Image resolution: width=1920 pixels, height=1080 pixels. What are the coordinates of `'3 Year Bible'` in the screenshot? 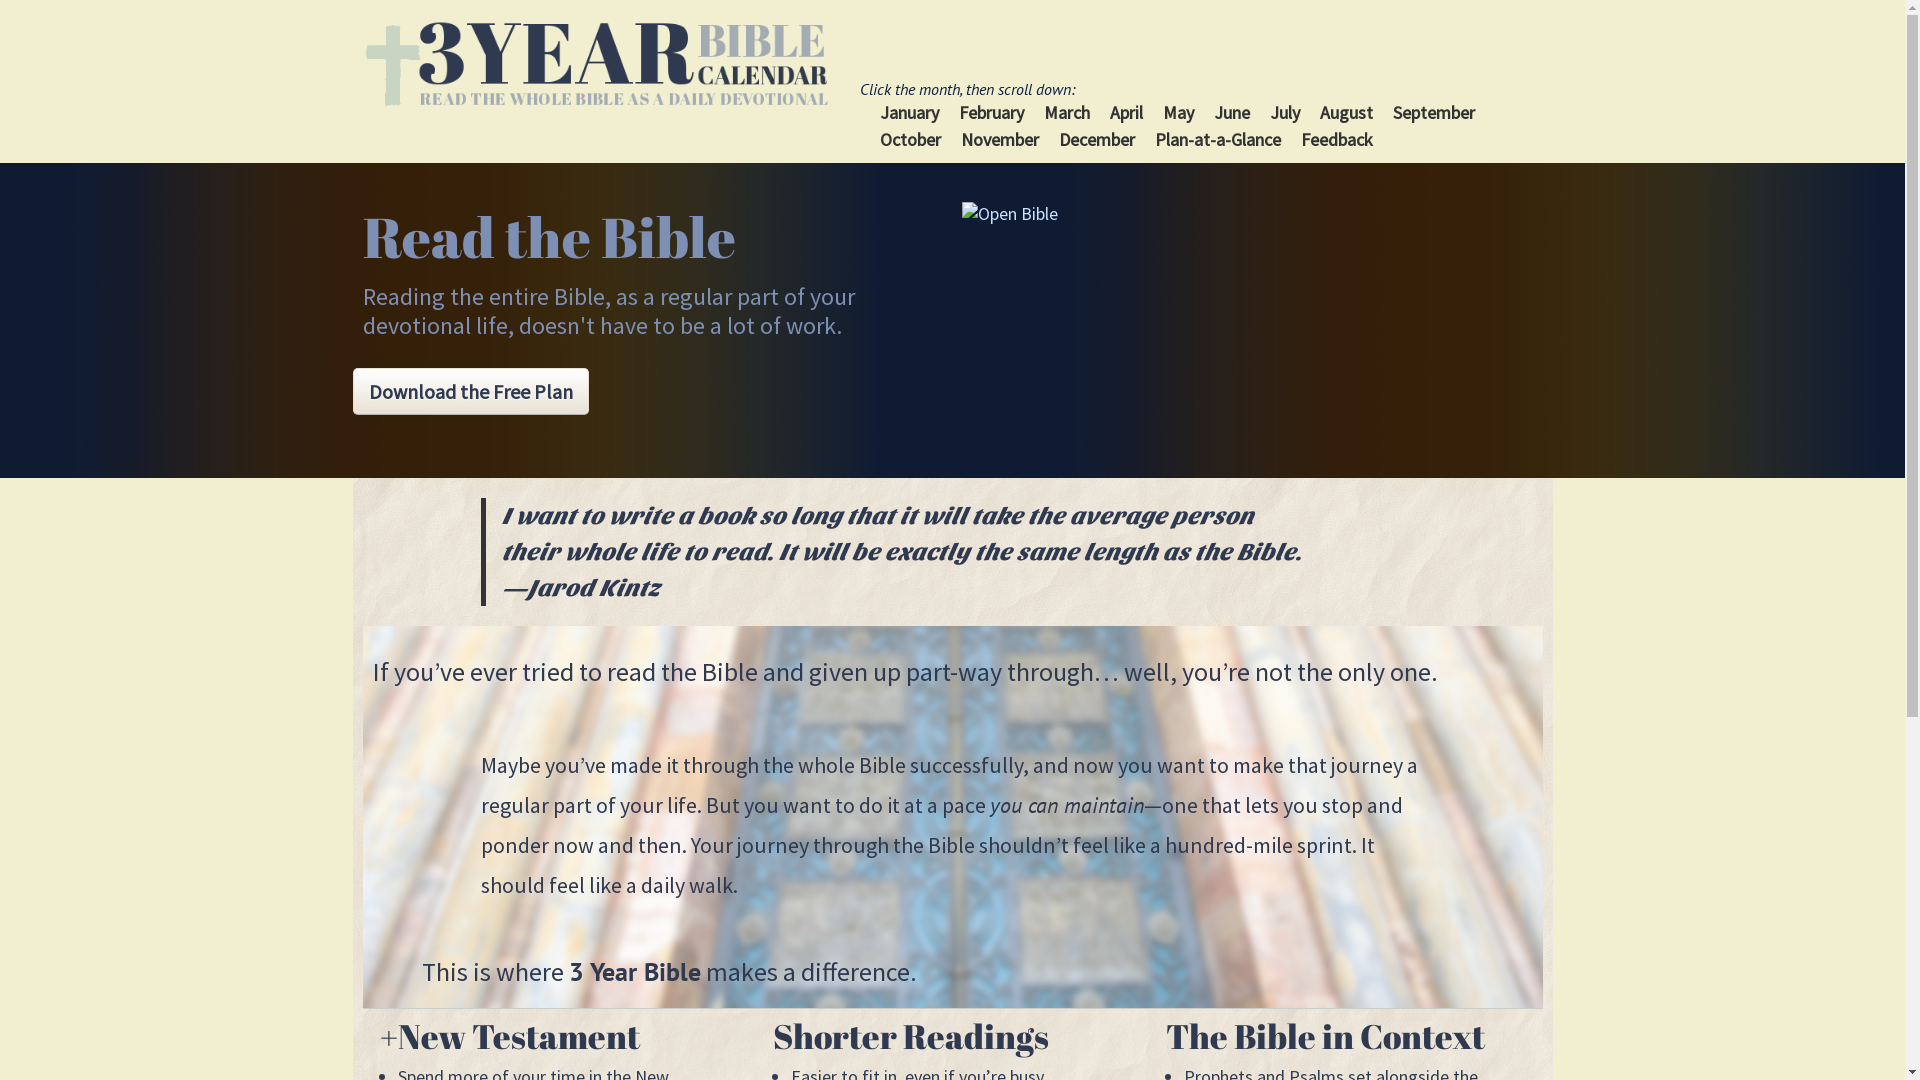 It's located at (361, 63).